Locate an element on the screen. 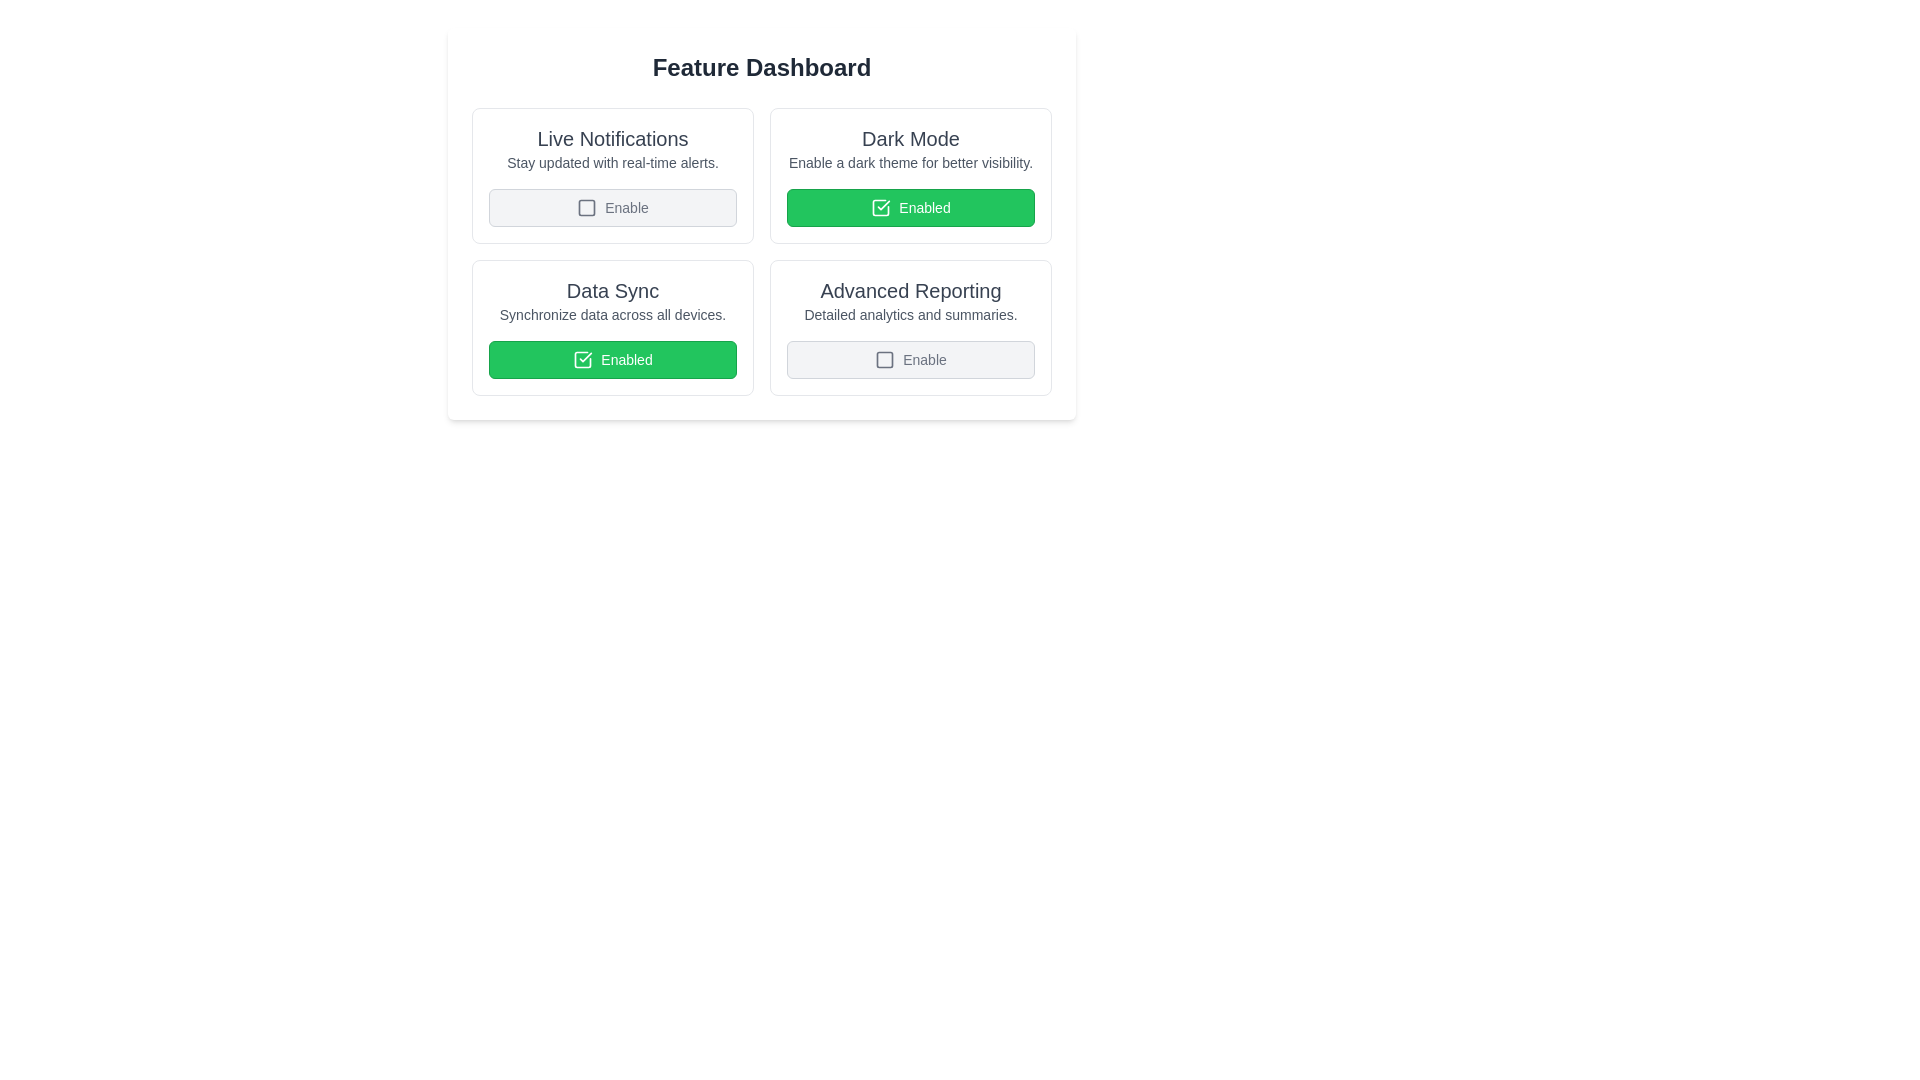  the button located at the bottom-right section of the 'Advanced Reporting' grid is located at coordinates (910, 358).